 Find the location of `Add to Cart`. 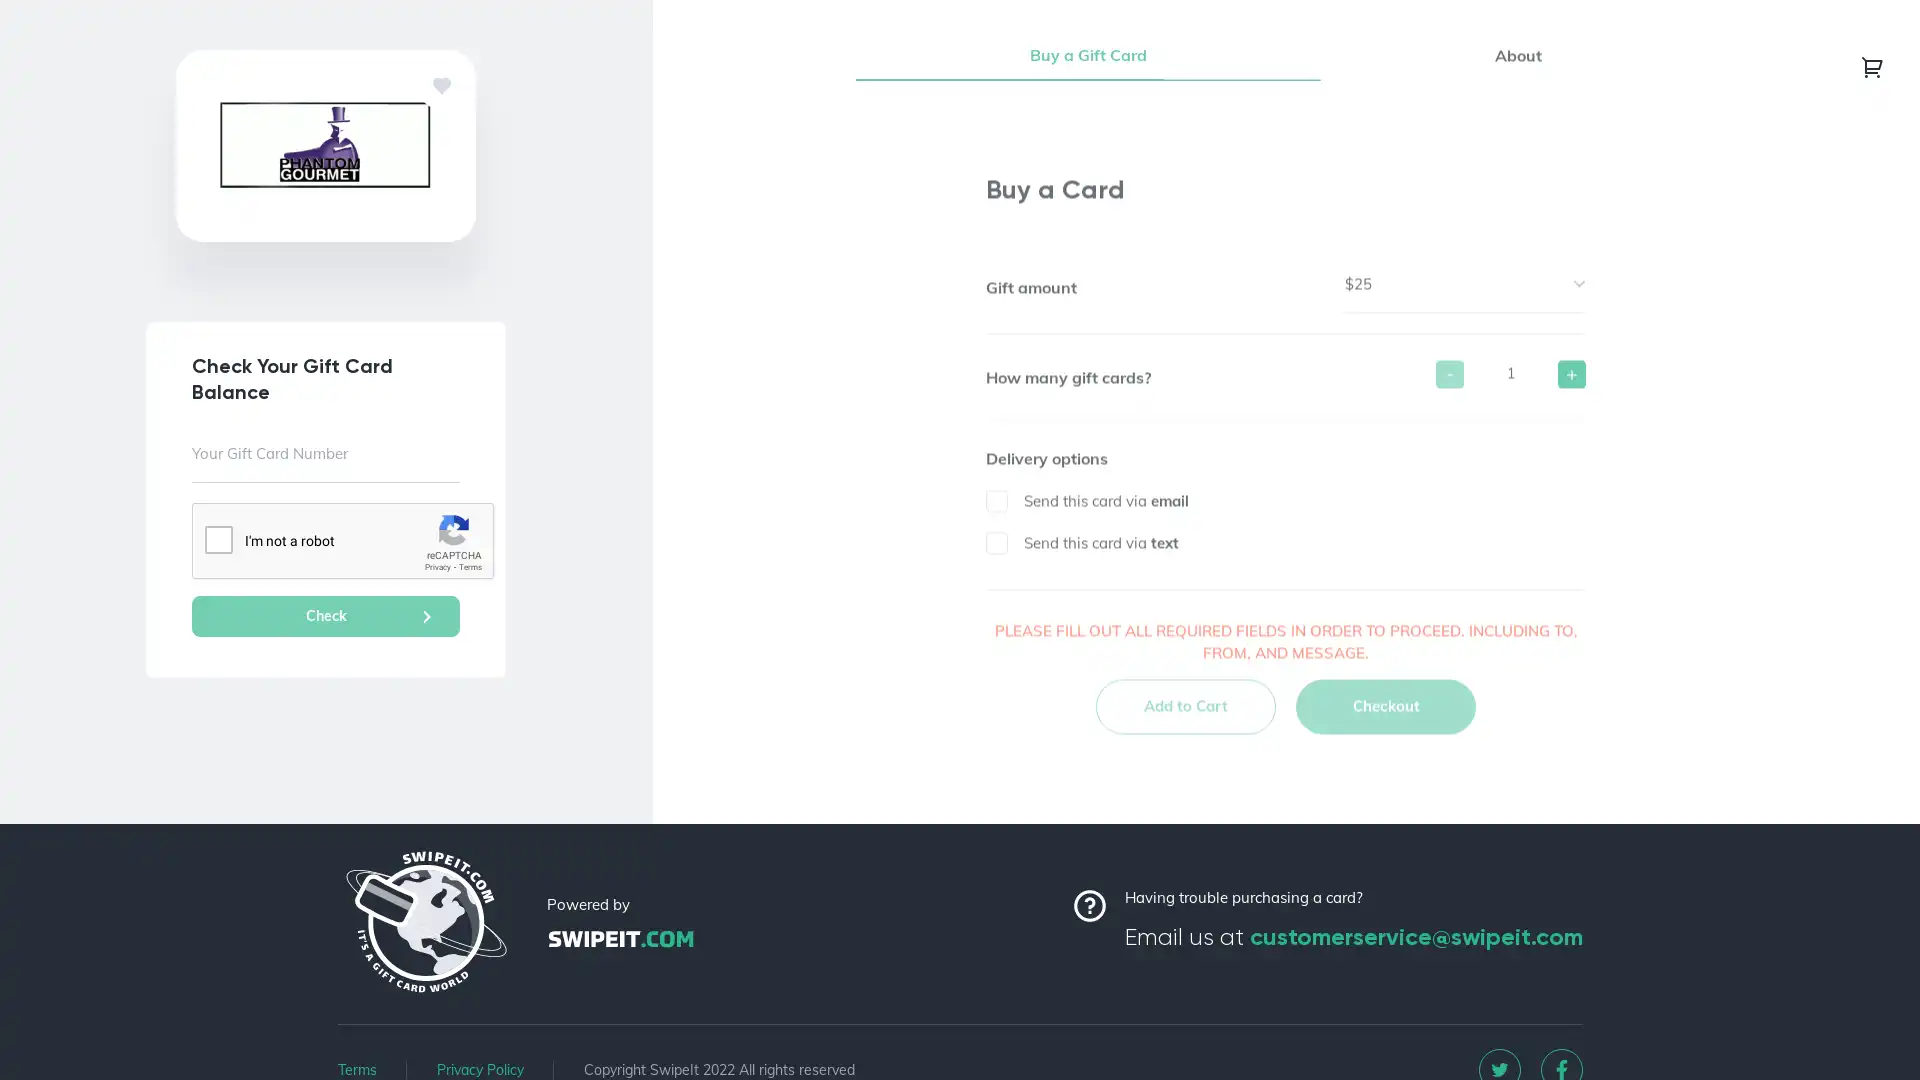

Add to Cart is located at coordinates (1185, 715).